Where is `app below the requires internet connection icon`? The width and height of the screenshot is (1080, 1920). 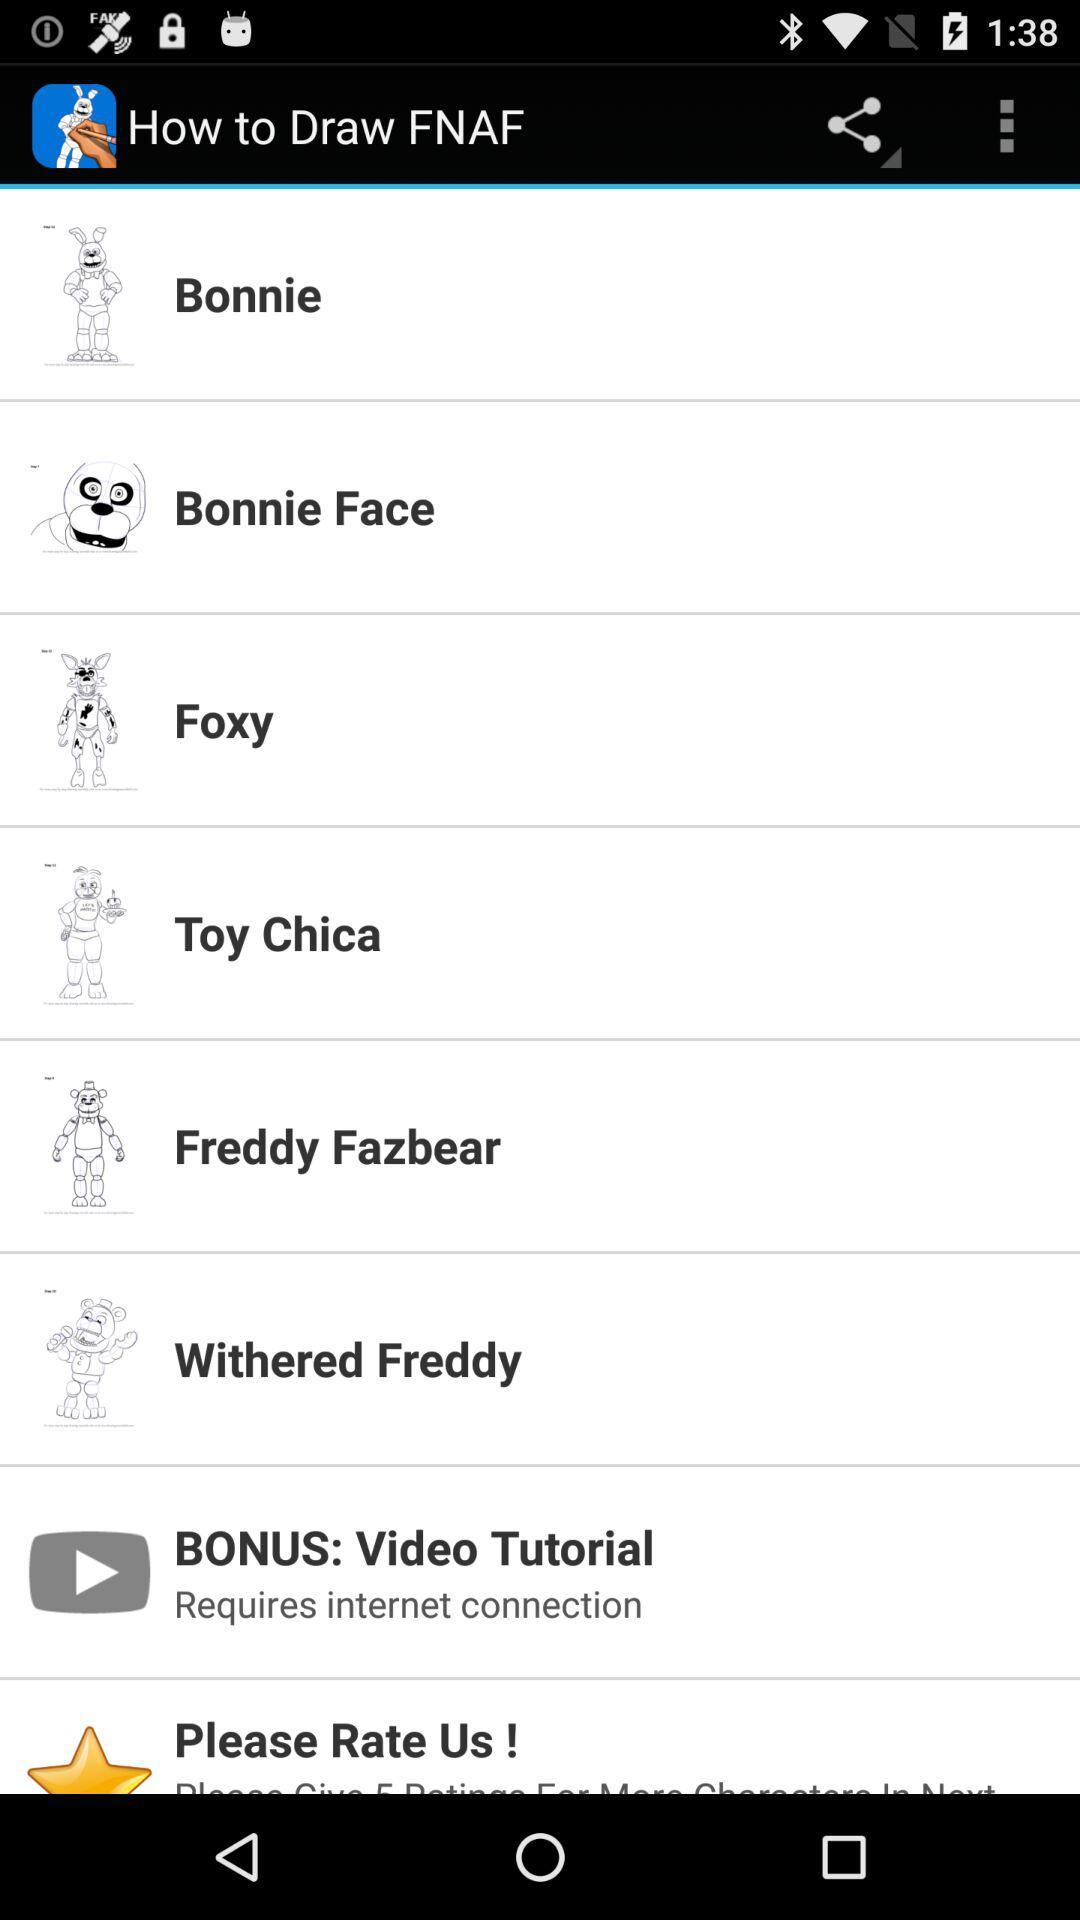
app below the requires internet connection icon is located at coordinates (613, 1737).